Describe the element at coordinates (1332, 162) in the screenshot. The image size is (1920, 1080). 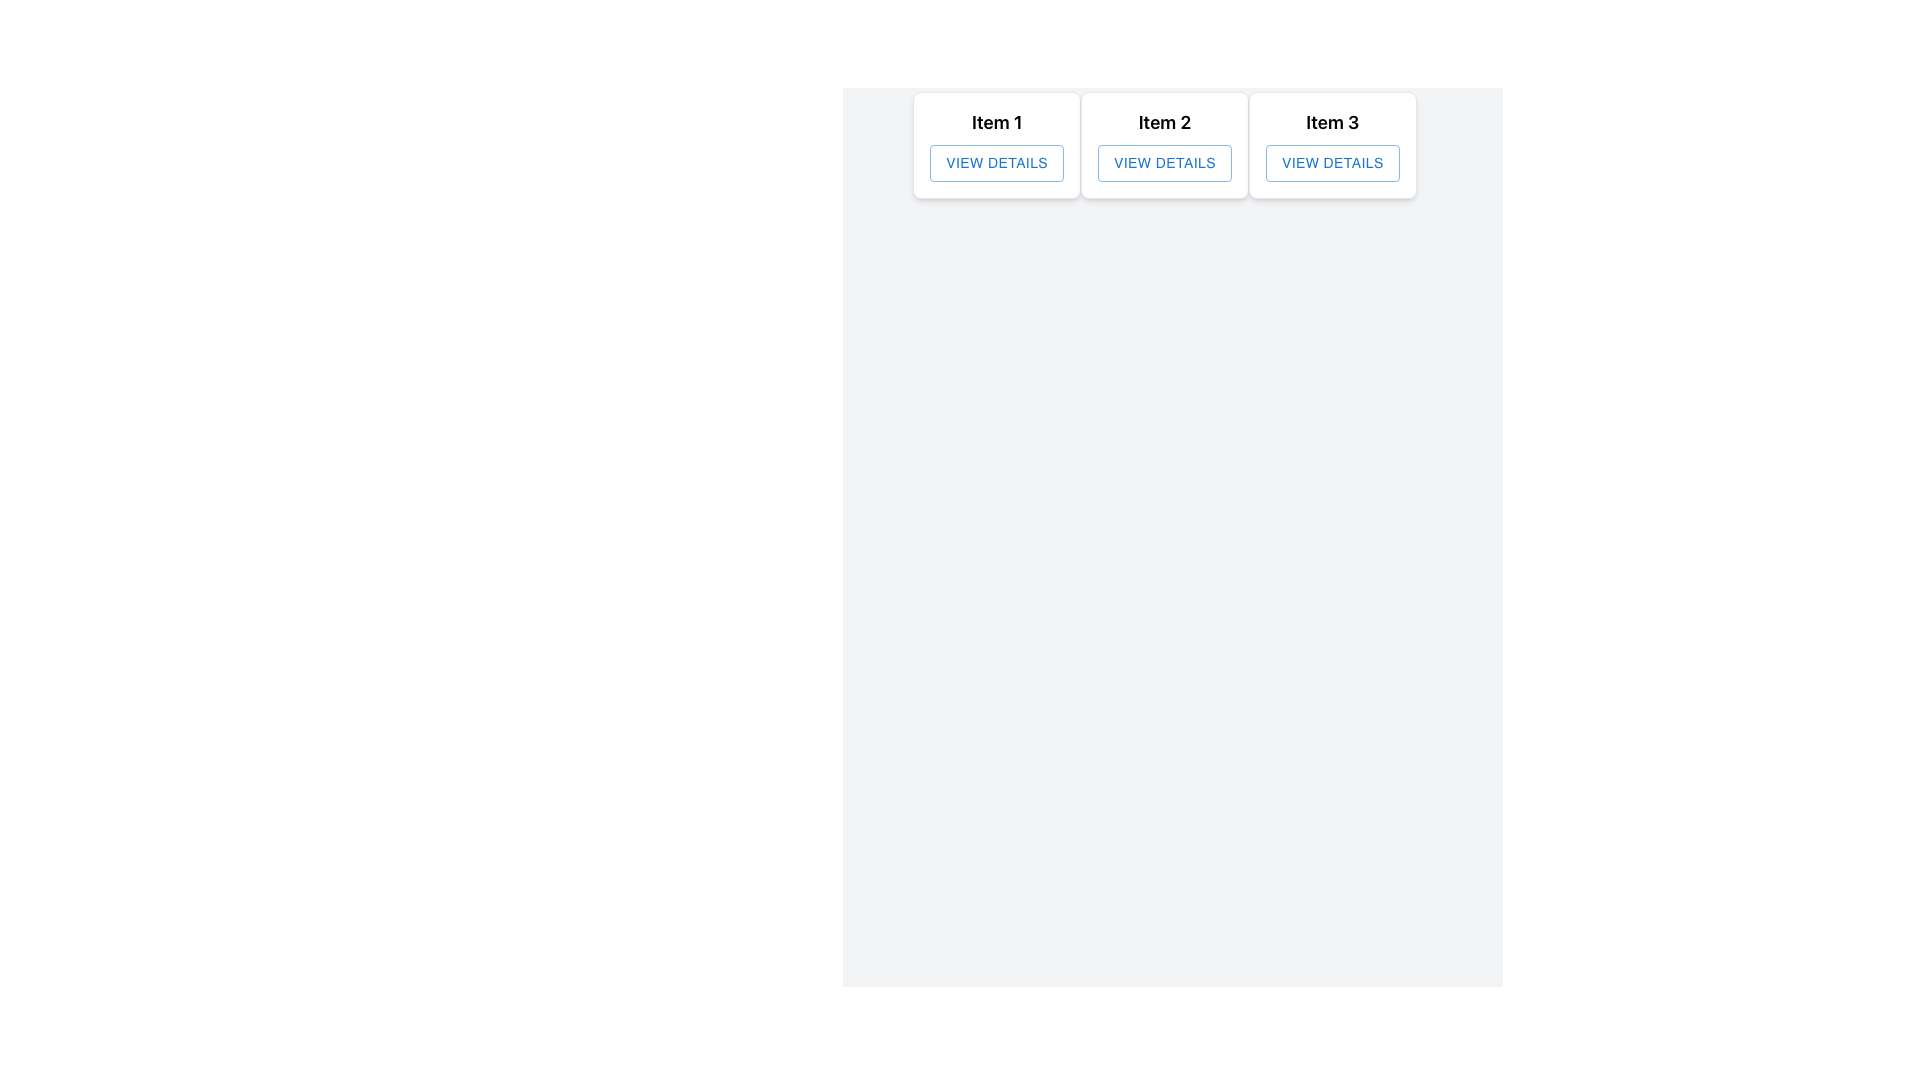
I see `the button located below the title text 'Item 3'` at that location.